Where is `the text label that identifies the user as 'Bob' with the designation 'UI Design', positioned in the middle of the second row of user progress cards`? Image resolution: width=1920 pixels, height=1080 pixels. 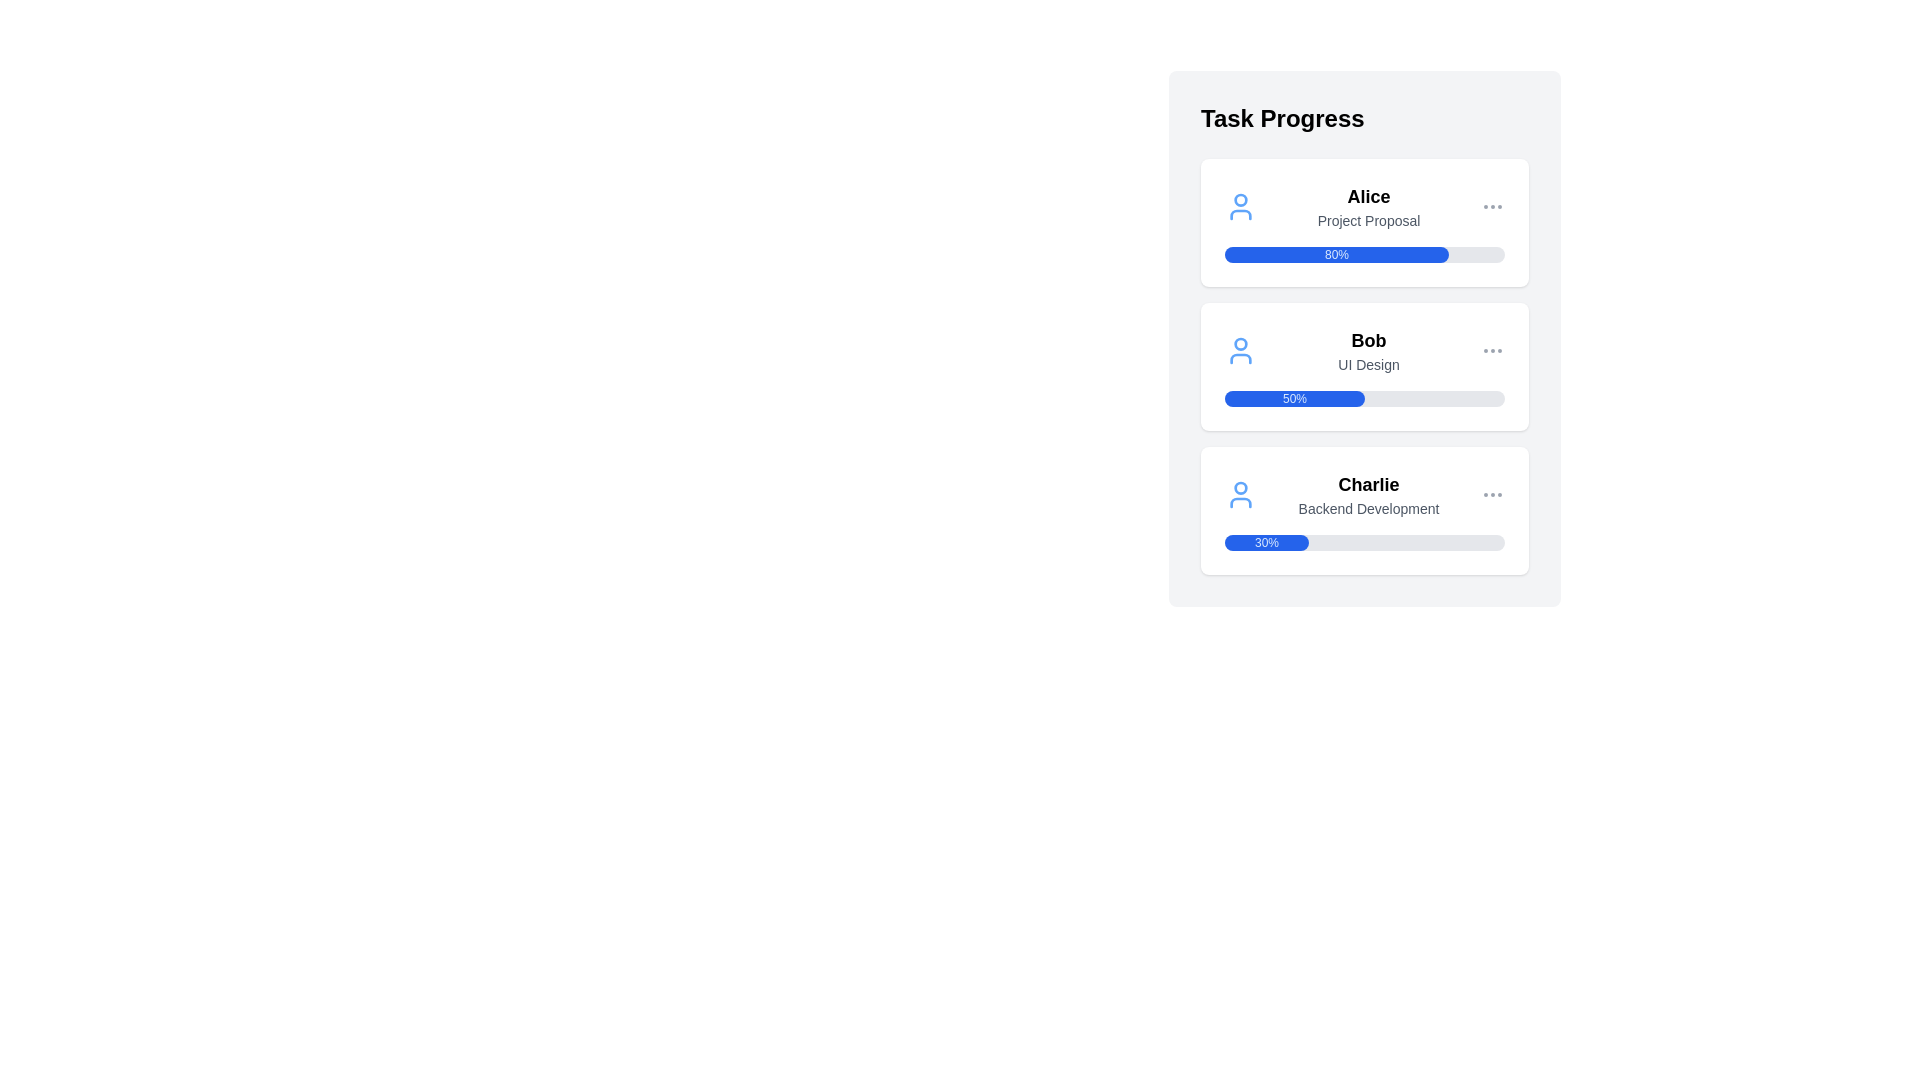
the text label that identifies the user as 'Bob' with the designation 'UI Design', positioned in the middle of the second row of user progress cards is located at coordinates (1367, 350).